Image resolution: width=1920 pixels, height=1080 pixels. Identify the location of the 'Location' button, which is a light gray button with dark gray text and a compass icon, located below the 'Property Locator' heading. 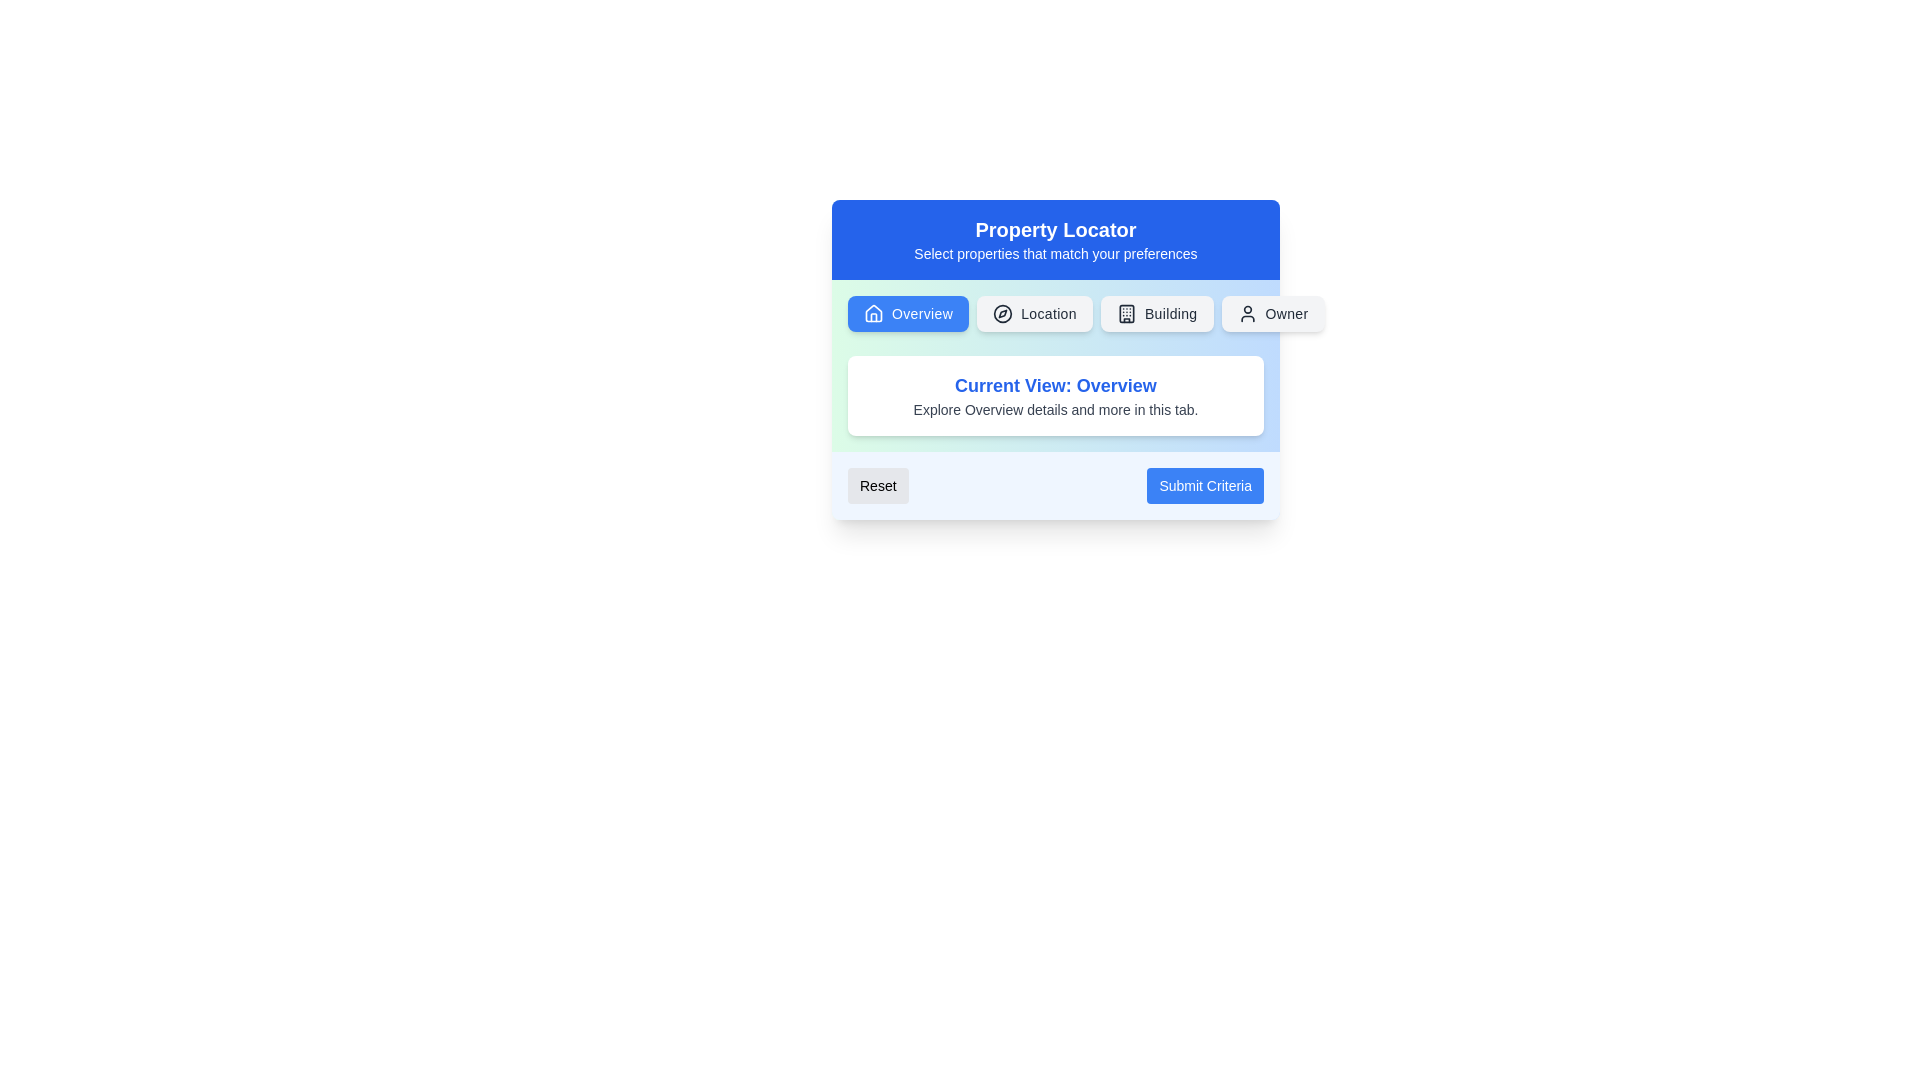
(1055, 313).